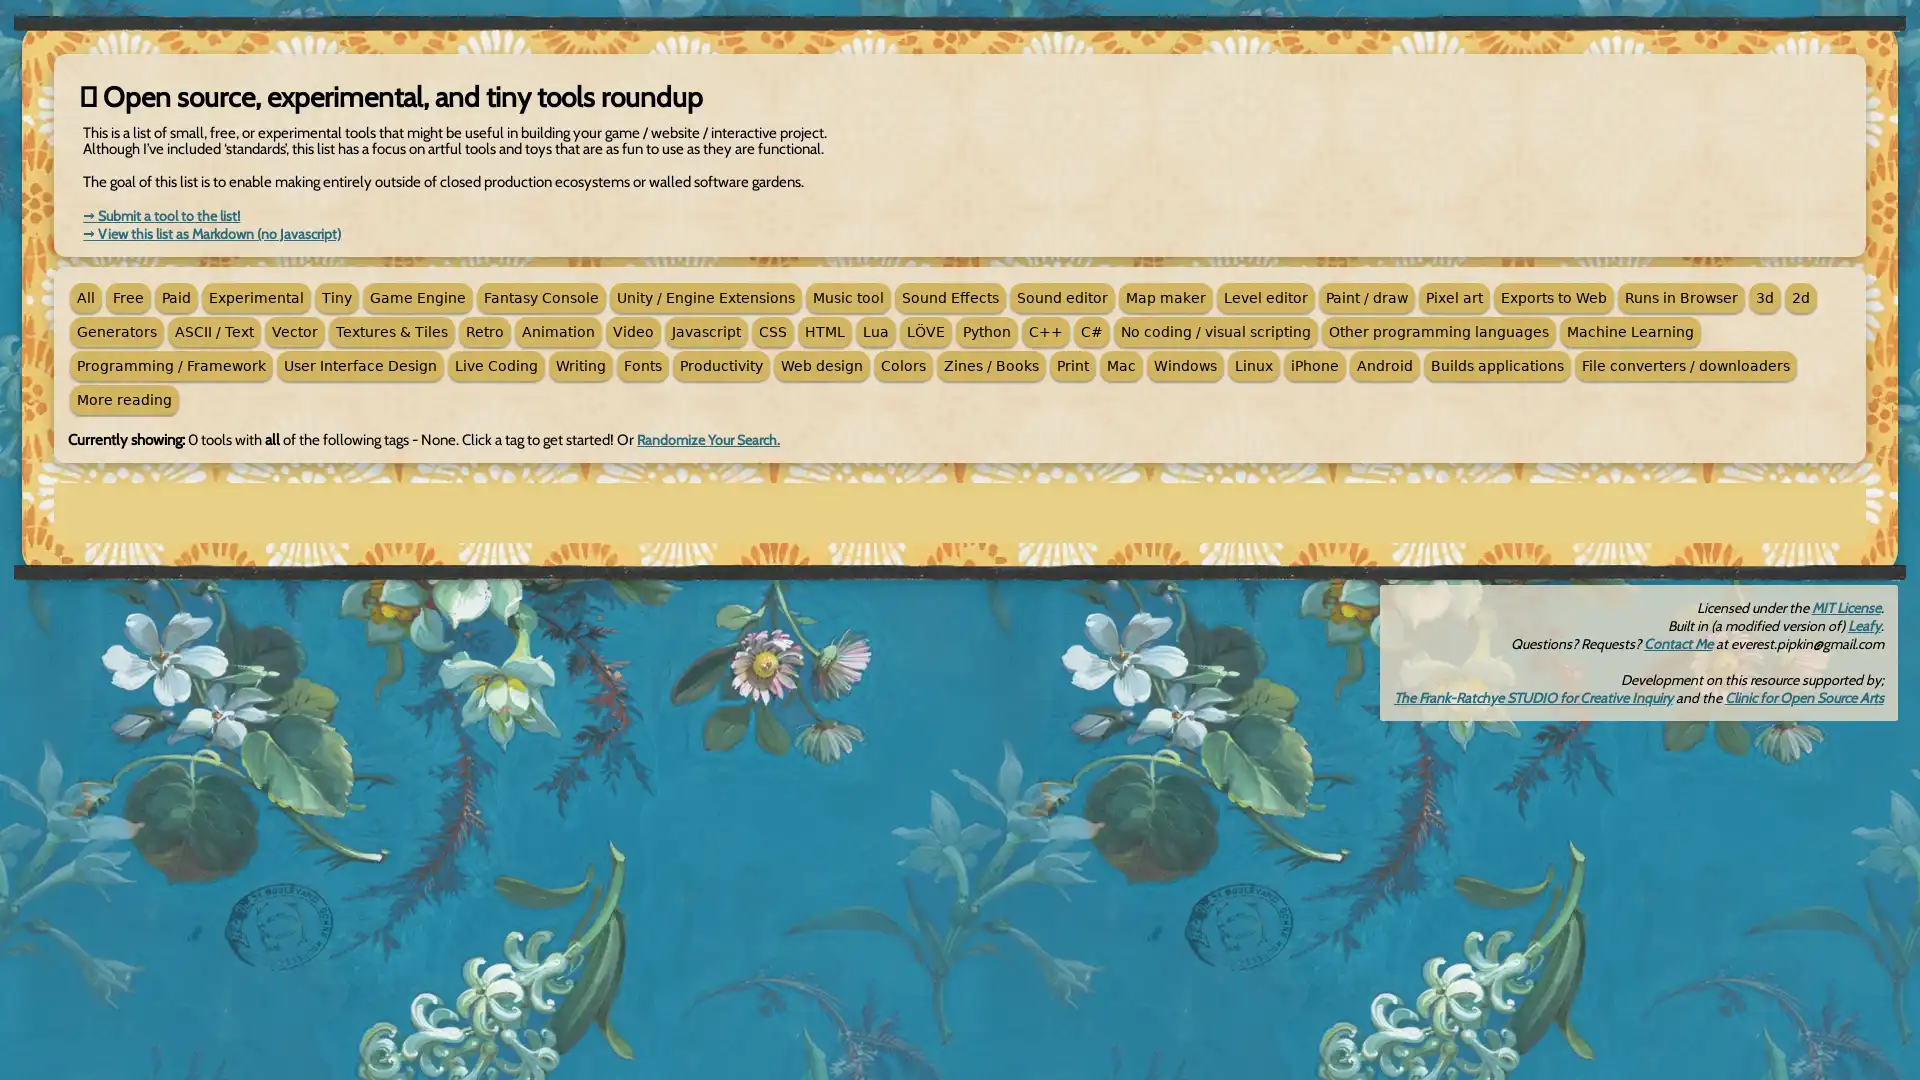 The height and width of the screenshot is (1080, 1920). What do you see at coordinates (720, 366) in the screenshot?
I see `Productivity` at bounding box center [720, 366].